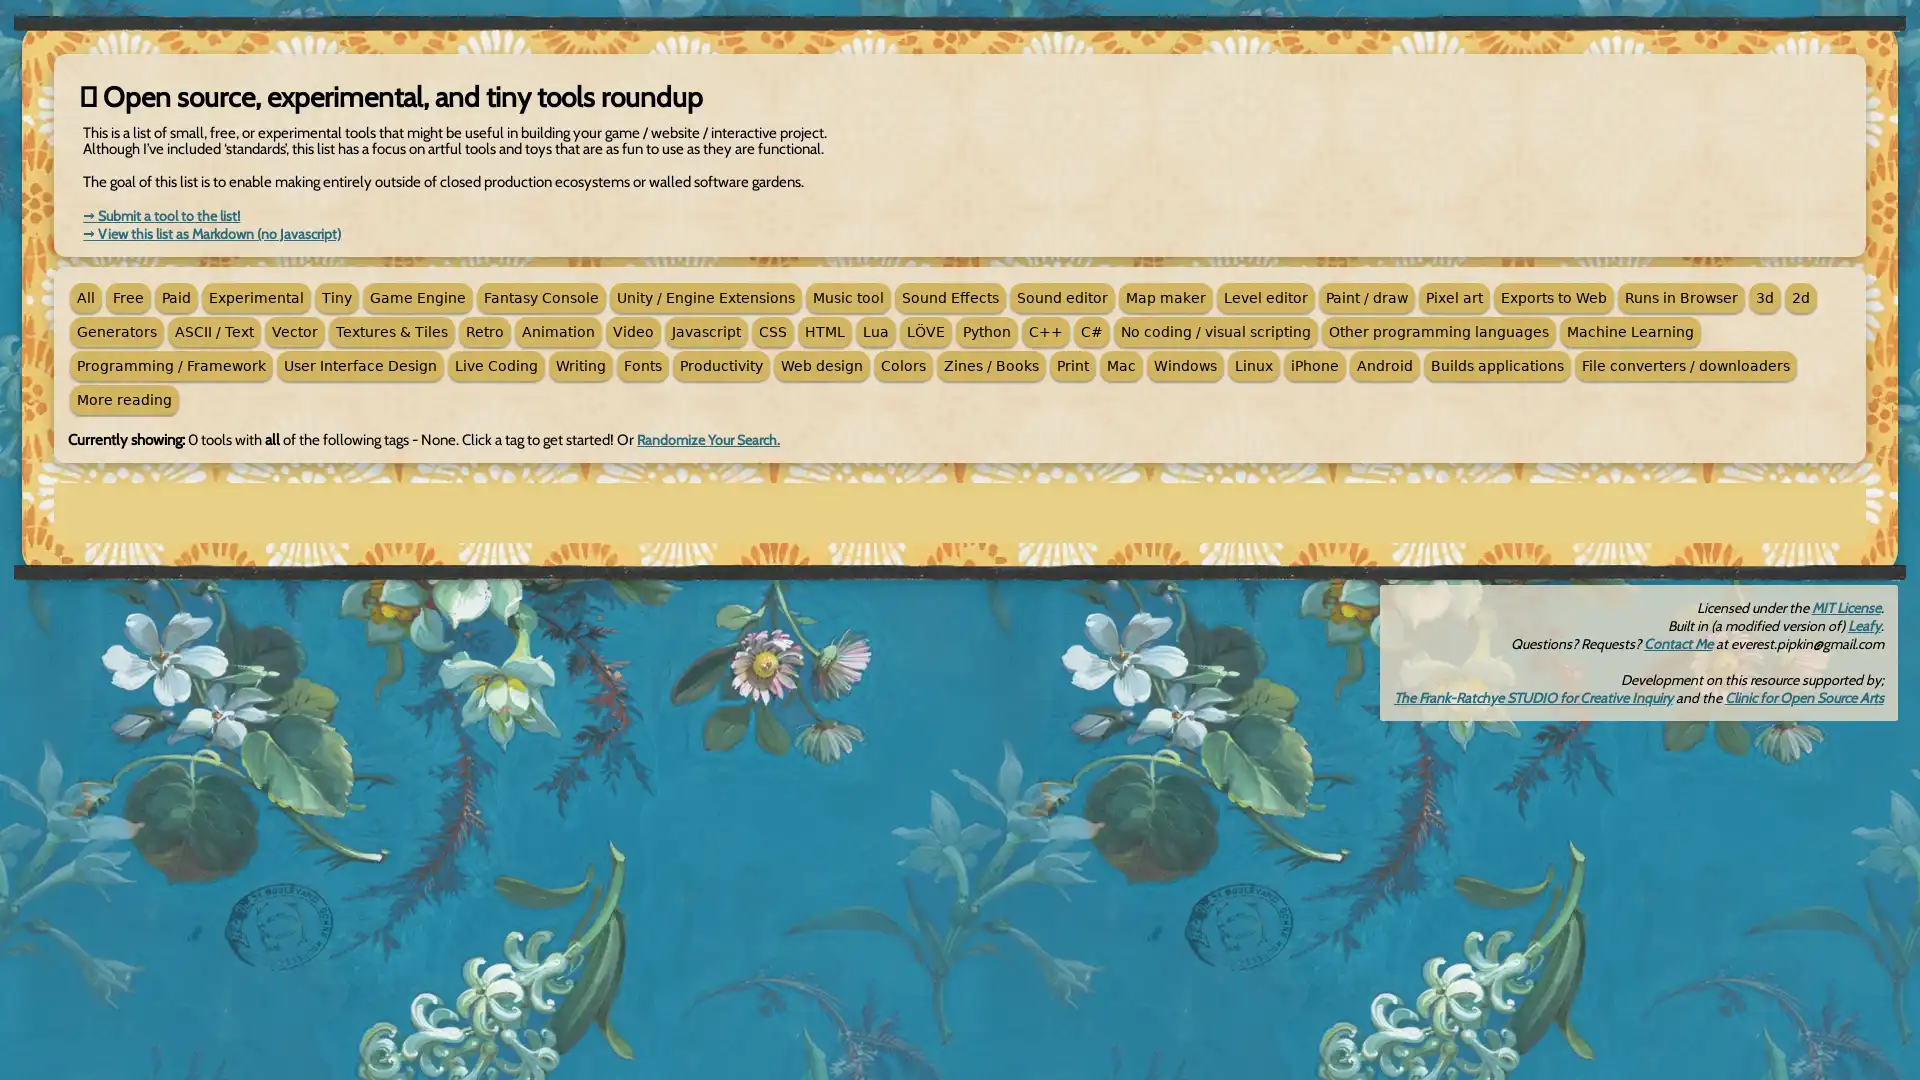 The height and width of the screenshot is (1080, 1920). What do you see at coordinates (720, 366) in the screenshot?
I see `Productivity` at bounding box center [720, 366].